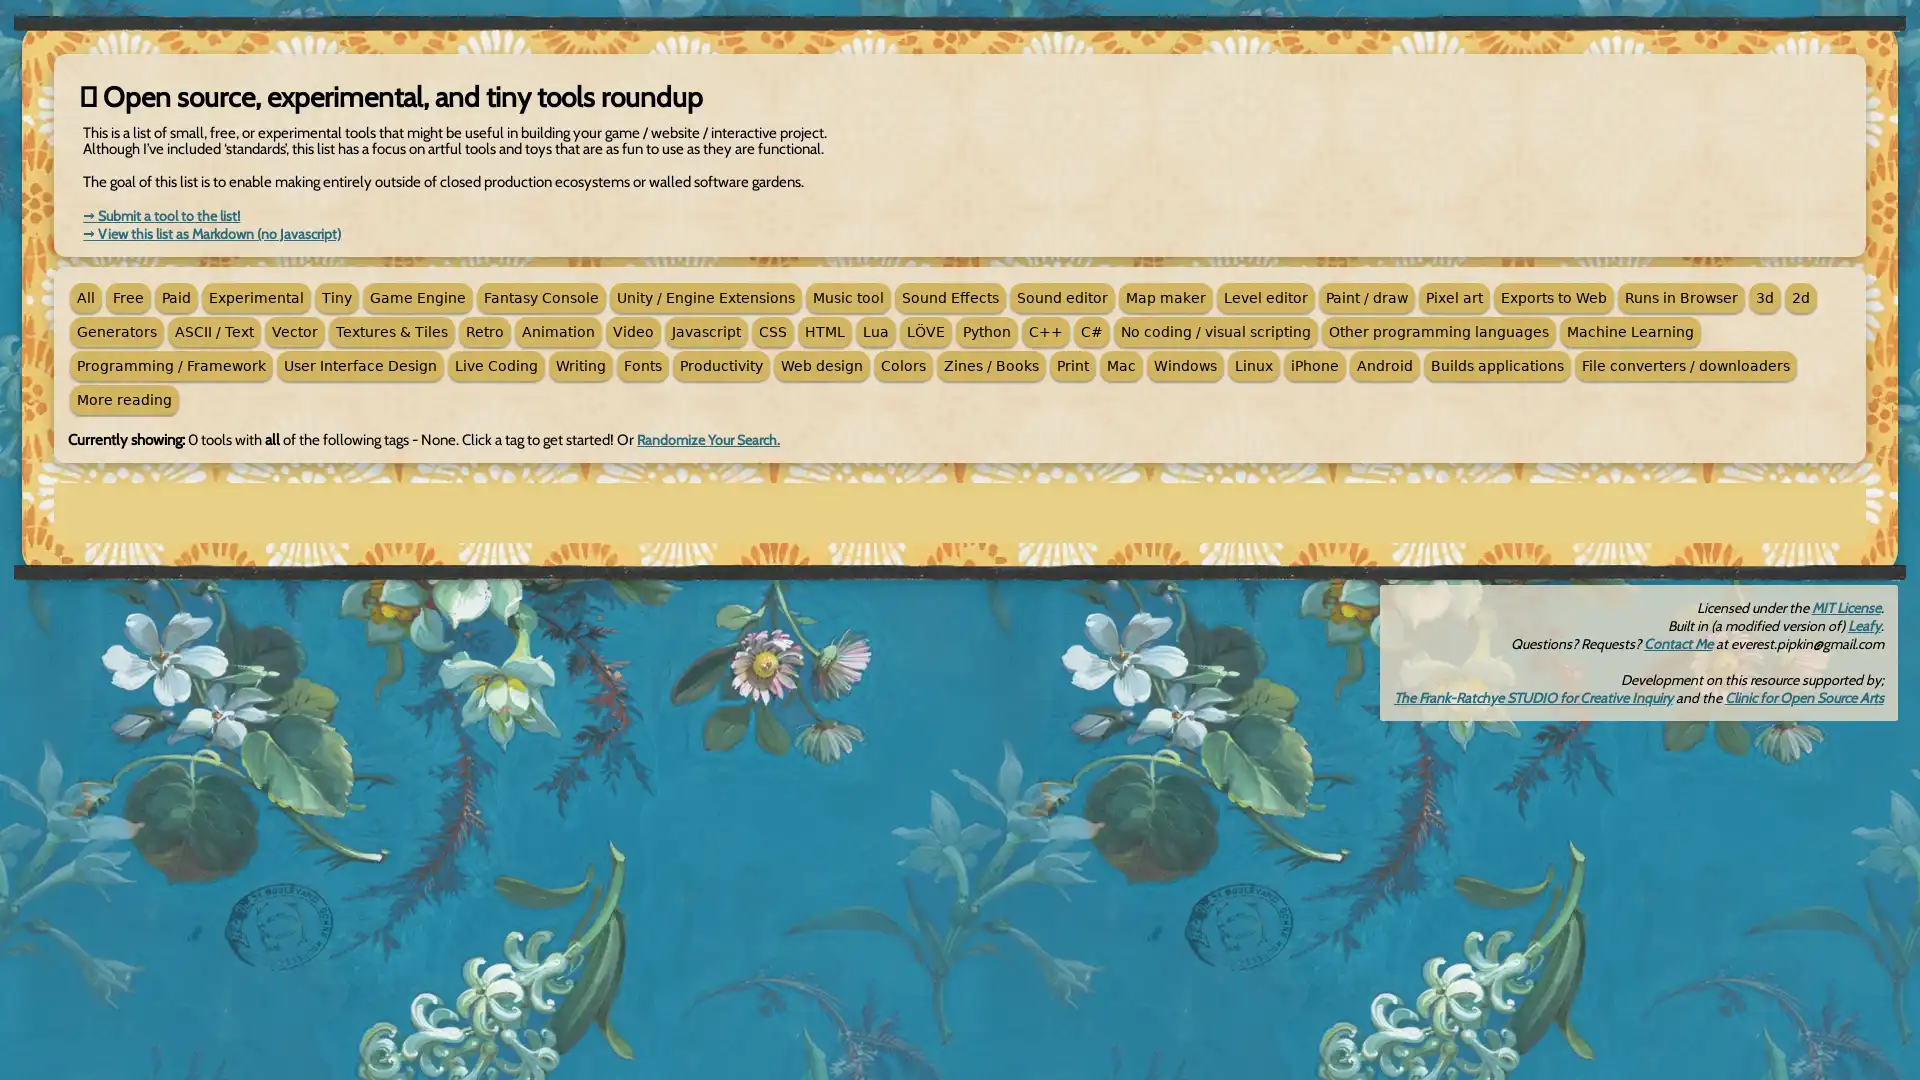 The height and width of the screenshot is (1080, 1920). What do you see at coordinates (720, 366) in the screenshot?
I see `Productivity` at bounding box center [720, 366].